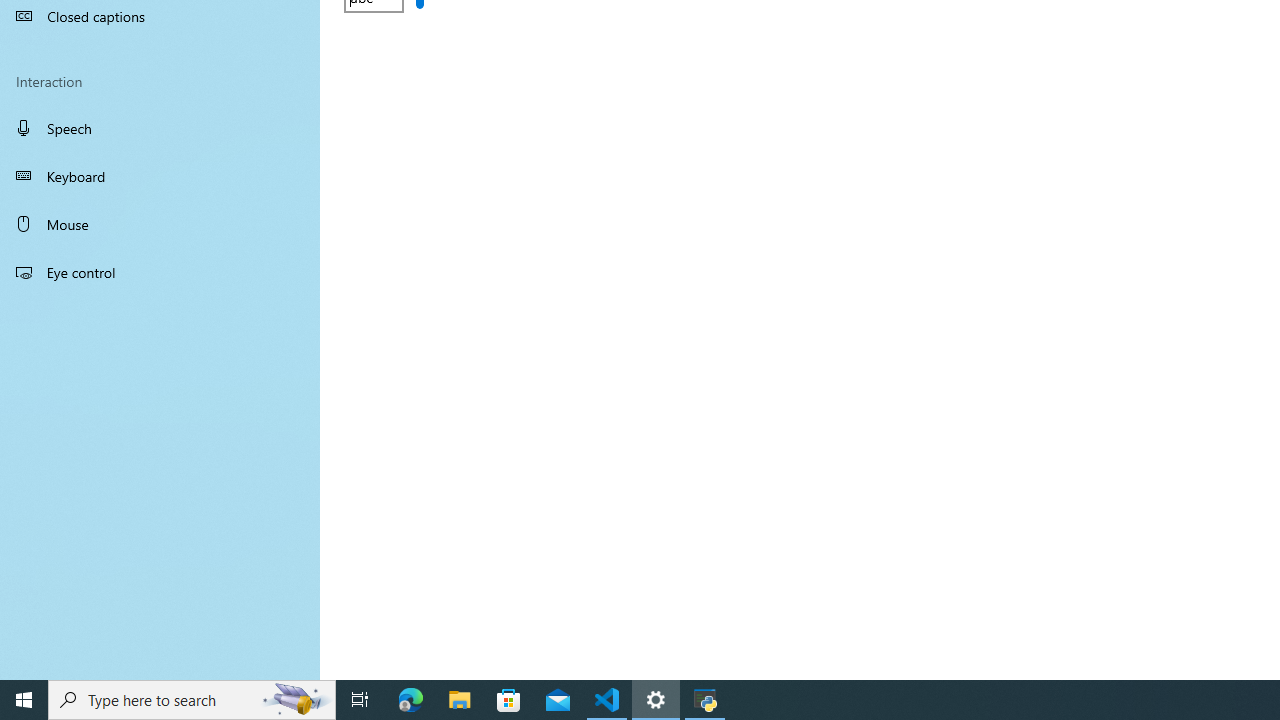 The height and width of the screenshot is (720, 1280). What do you see at coordinates (160, 271) in the screenshot?
I see `'Eye control'` at bounding box center [160, 271].